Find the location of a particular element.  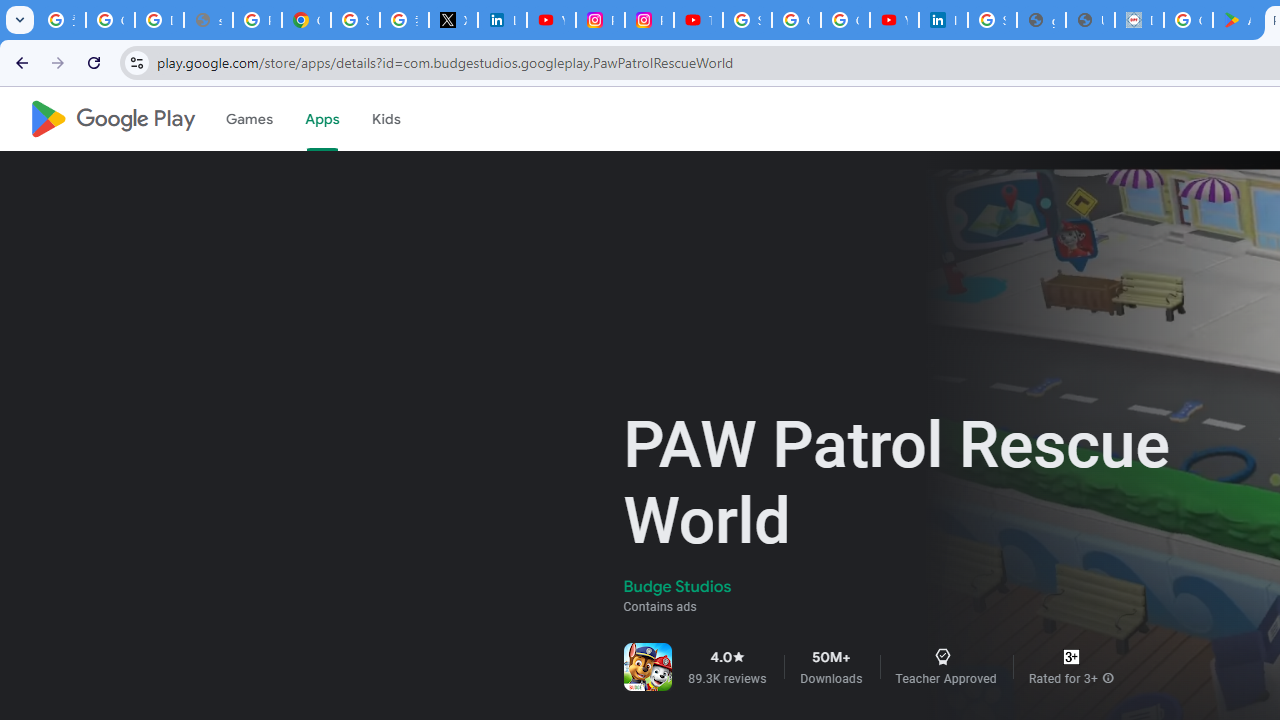

'Privacy Help Center - Policies Help' is located at coordinates (256, 20).